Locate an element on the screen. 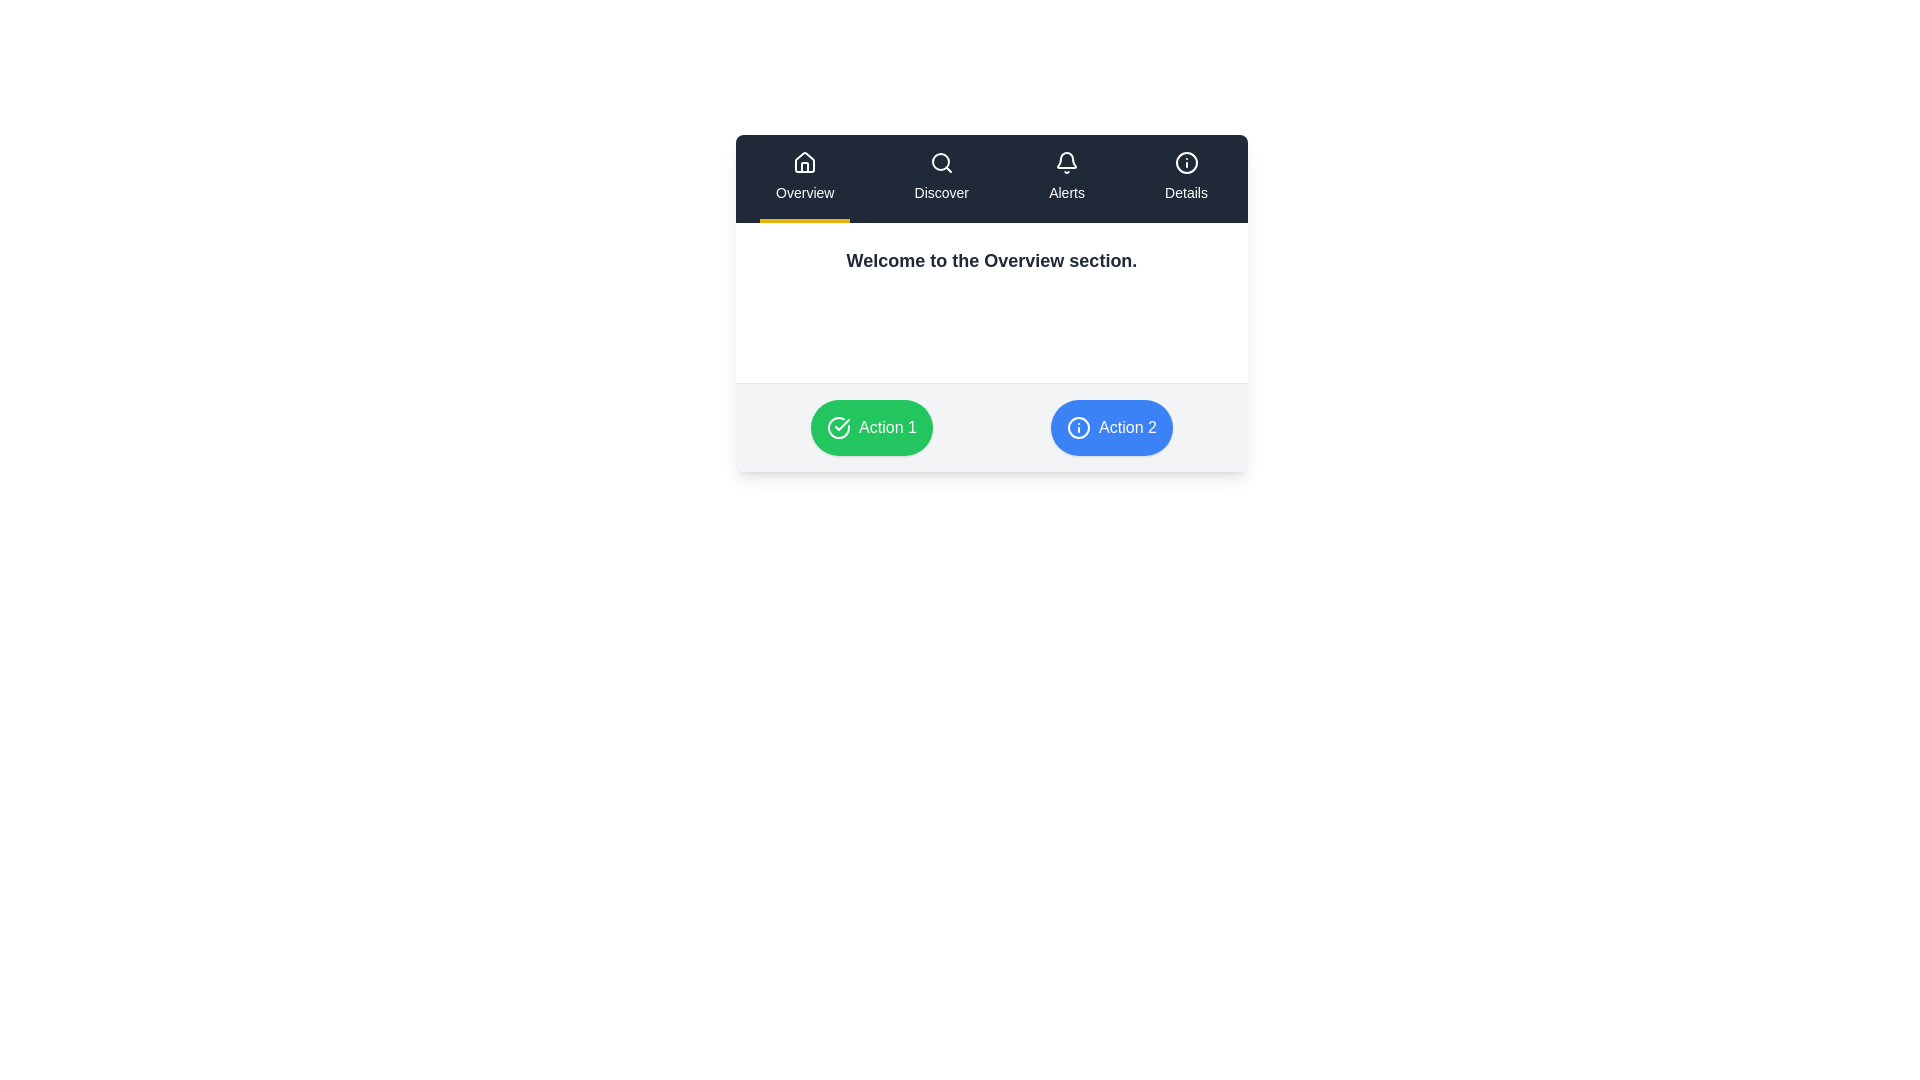  the 'Details' button in the top-right of the navigation bar is located at coordinates (1186, 177).